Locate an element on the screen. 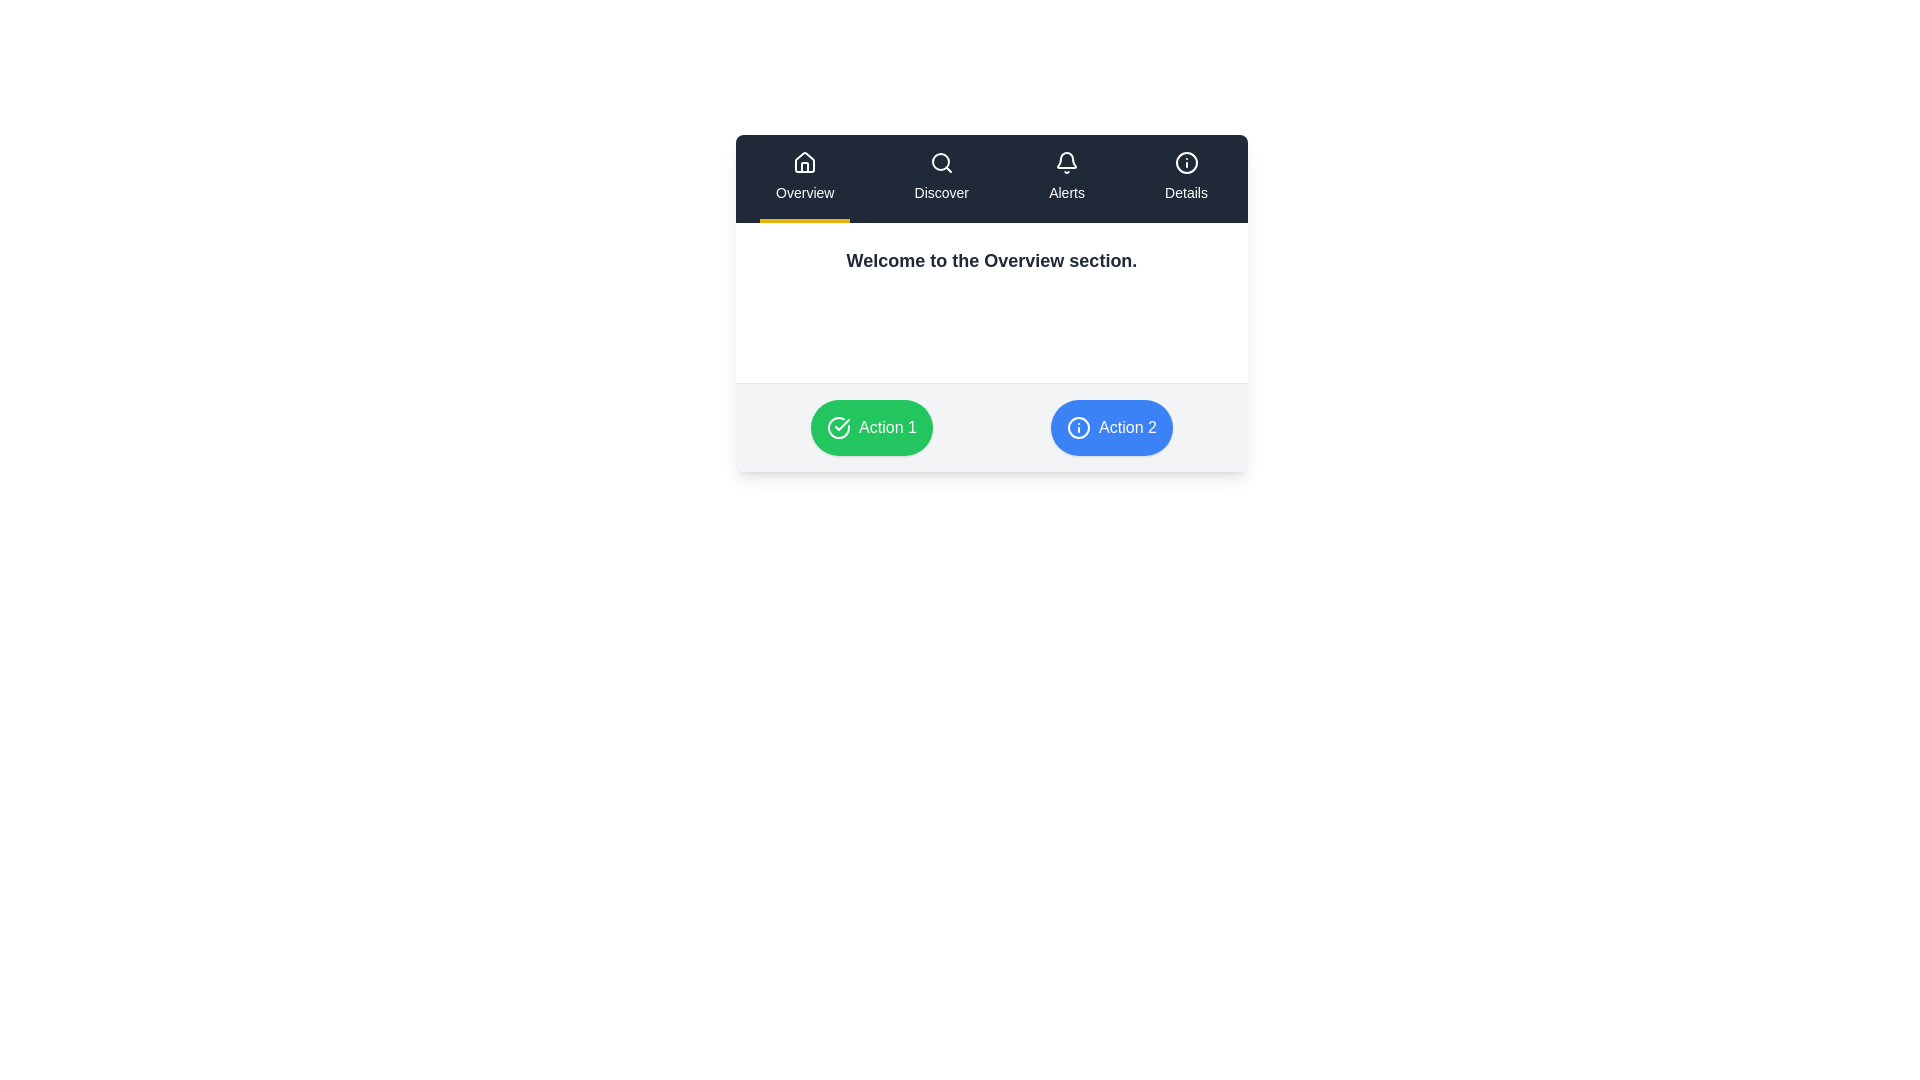  the 'Details' button in the top-right of the navigation bar is located at coordinates (1186, 177).